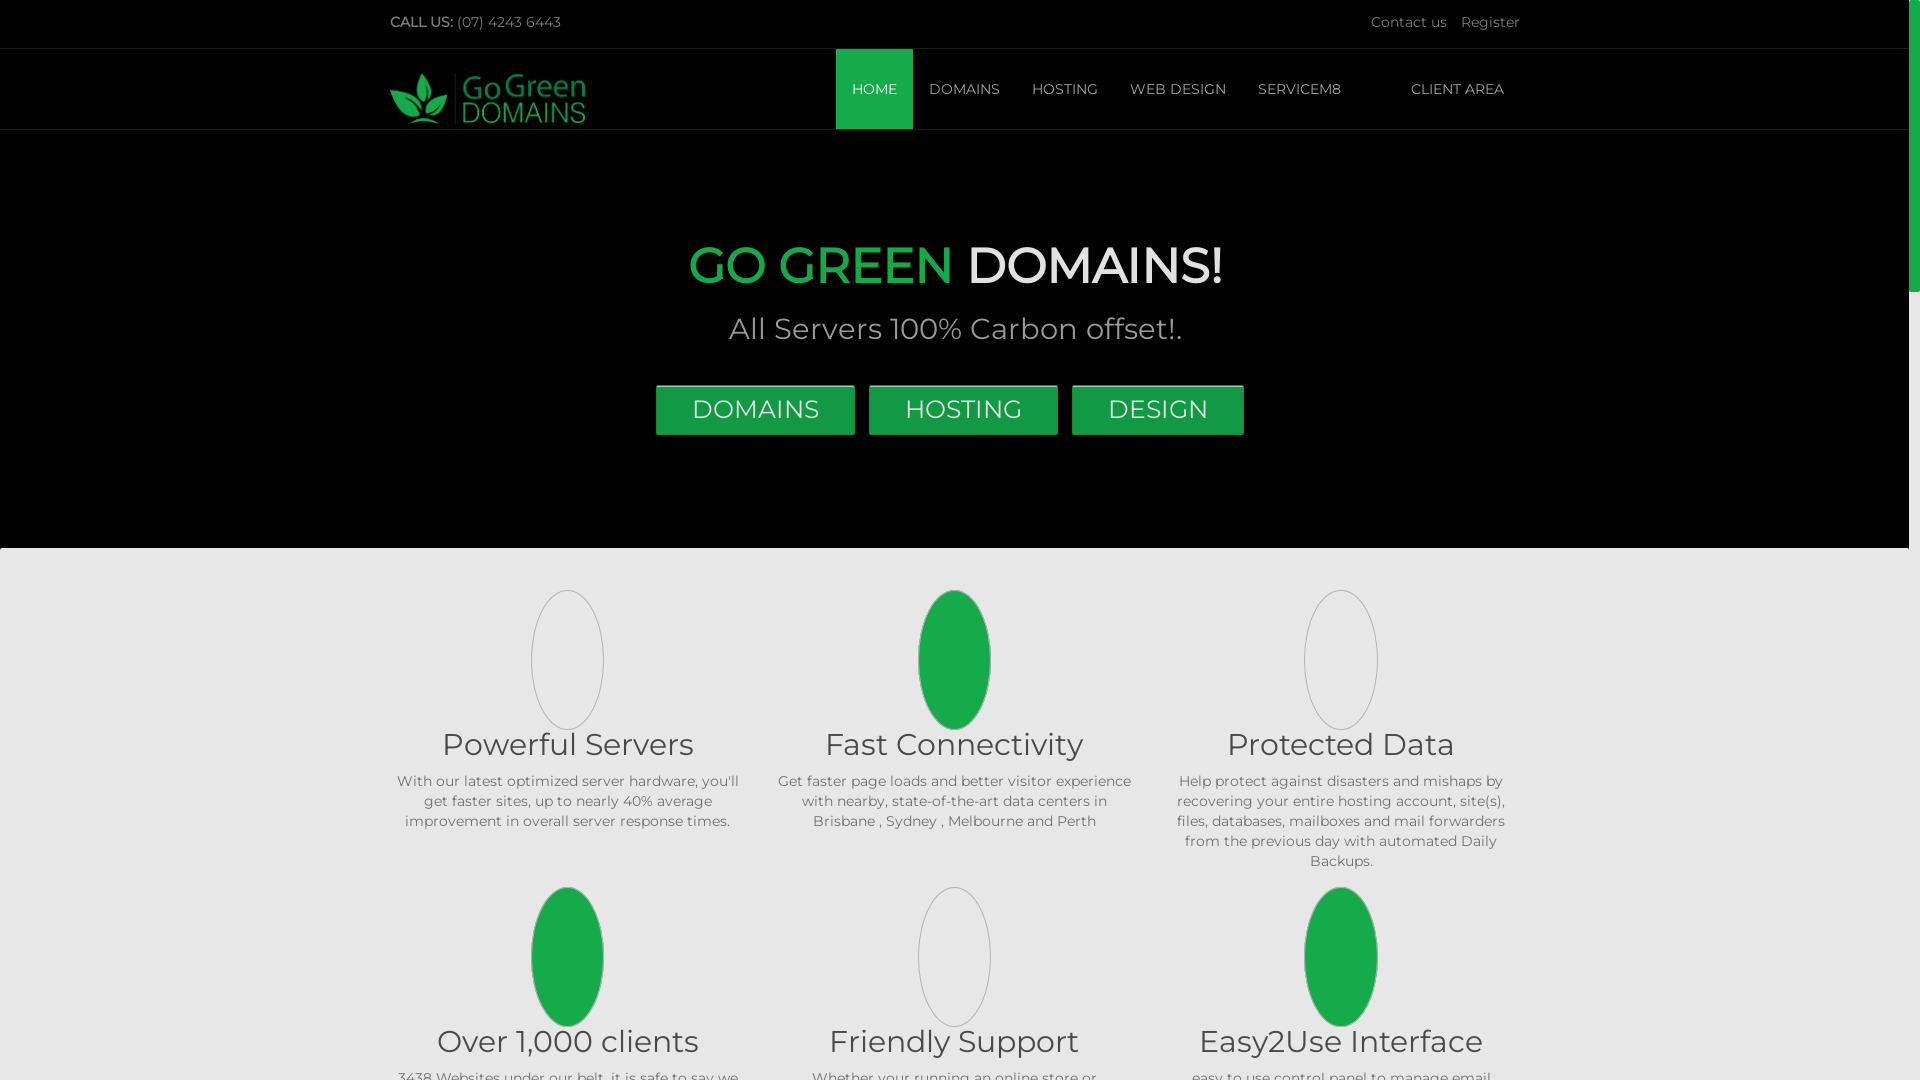  I want to click on 'DOMAINS', so click(656, 407).